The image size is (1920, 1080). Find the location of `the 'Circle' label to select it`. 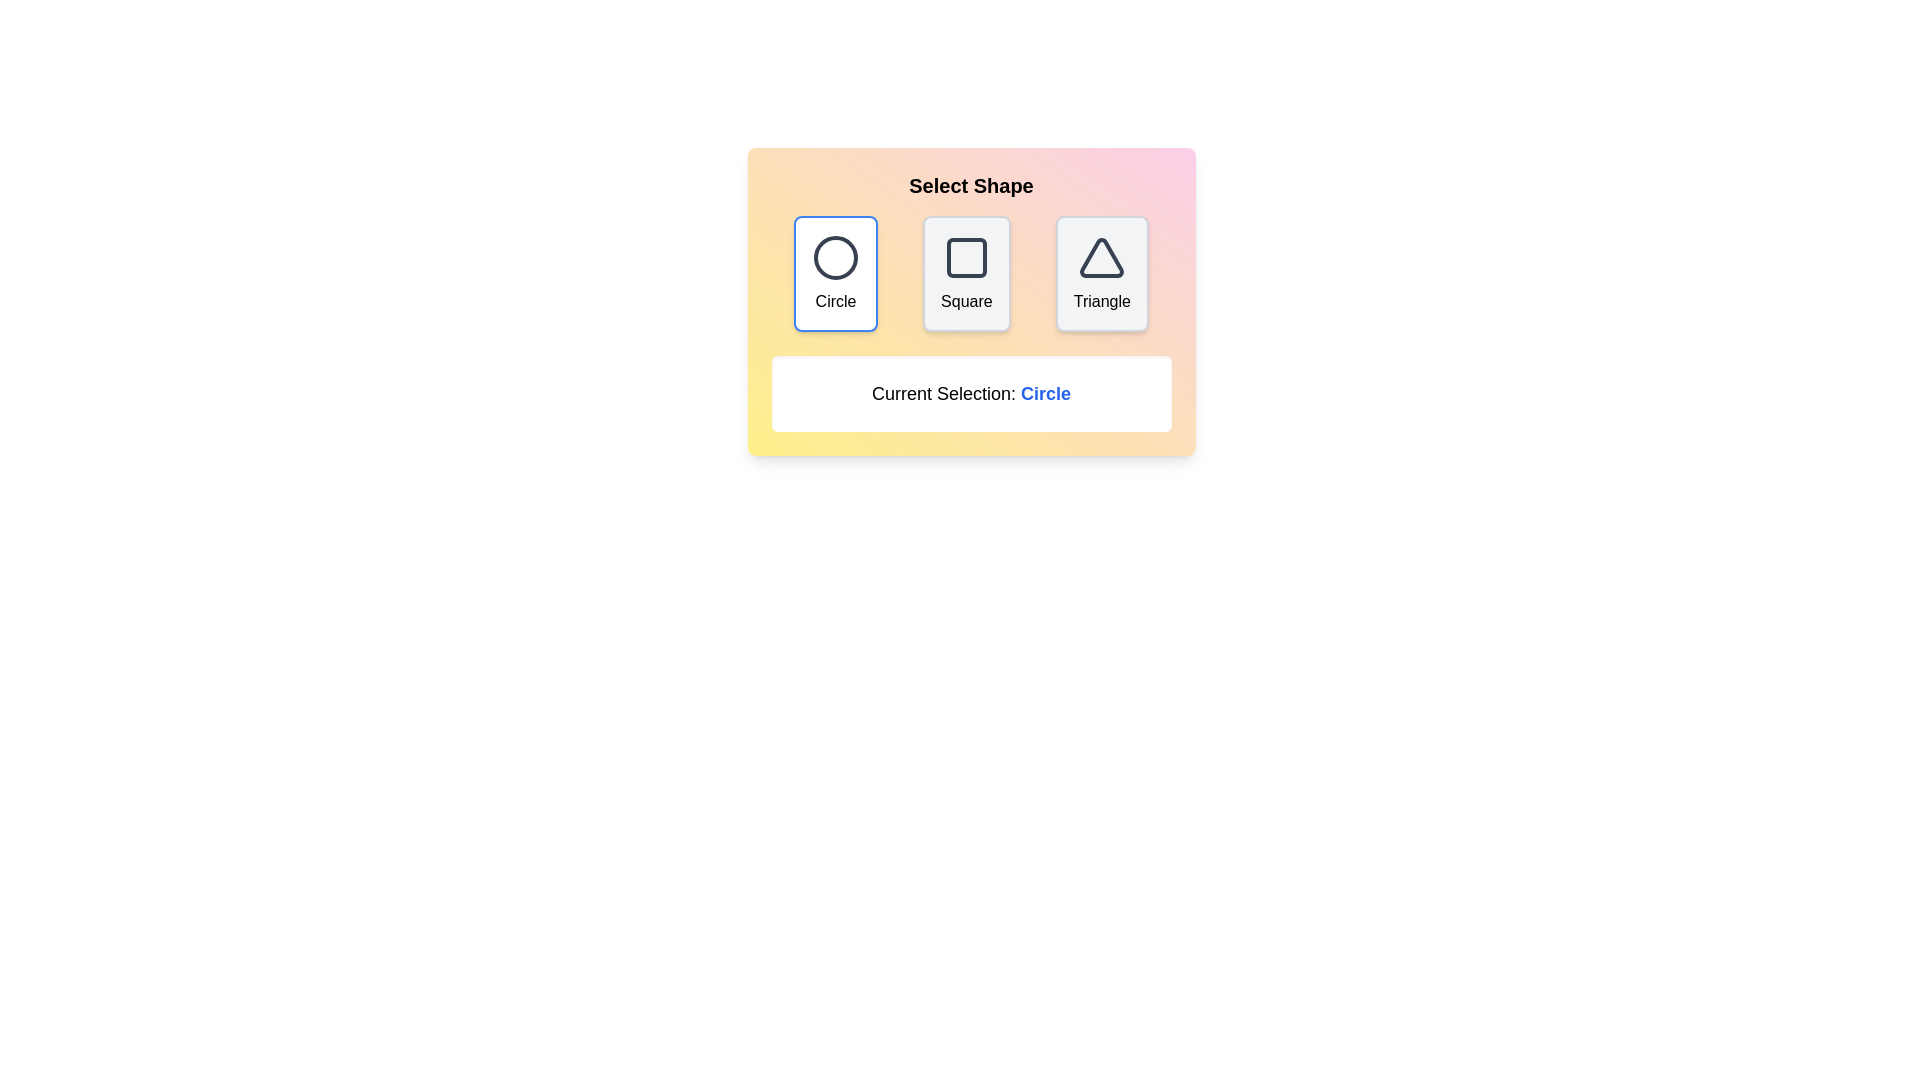

the 'Circle' label to select it is located at coordinates (835, 301).